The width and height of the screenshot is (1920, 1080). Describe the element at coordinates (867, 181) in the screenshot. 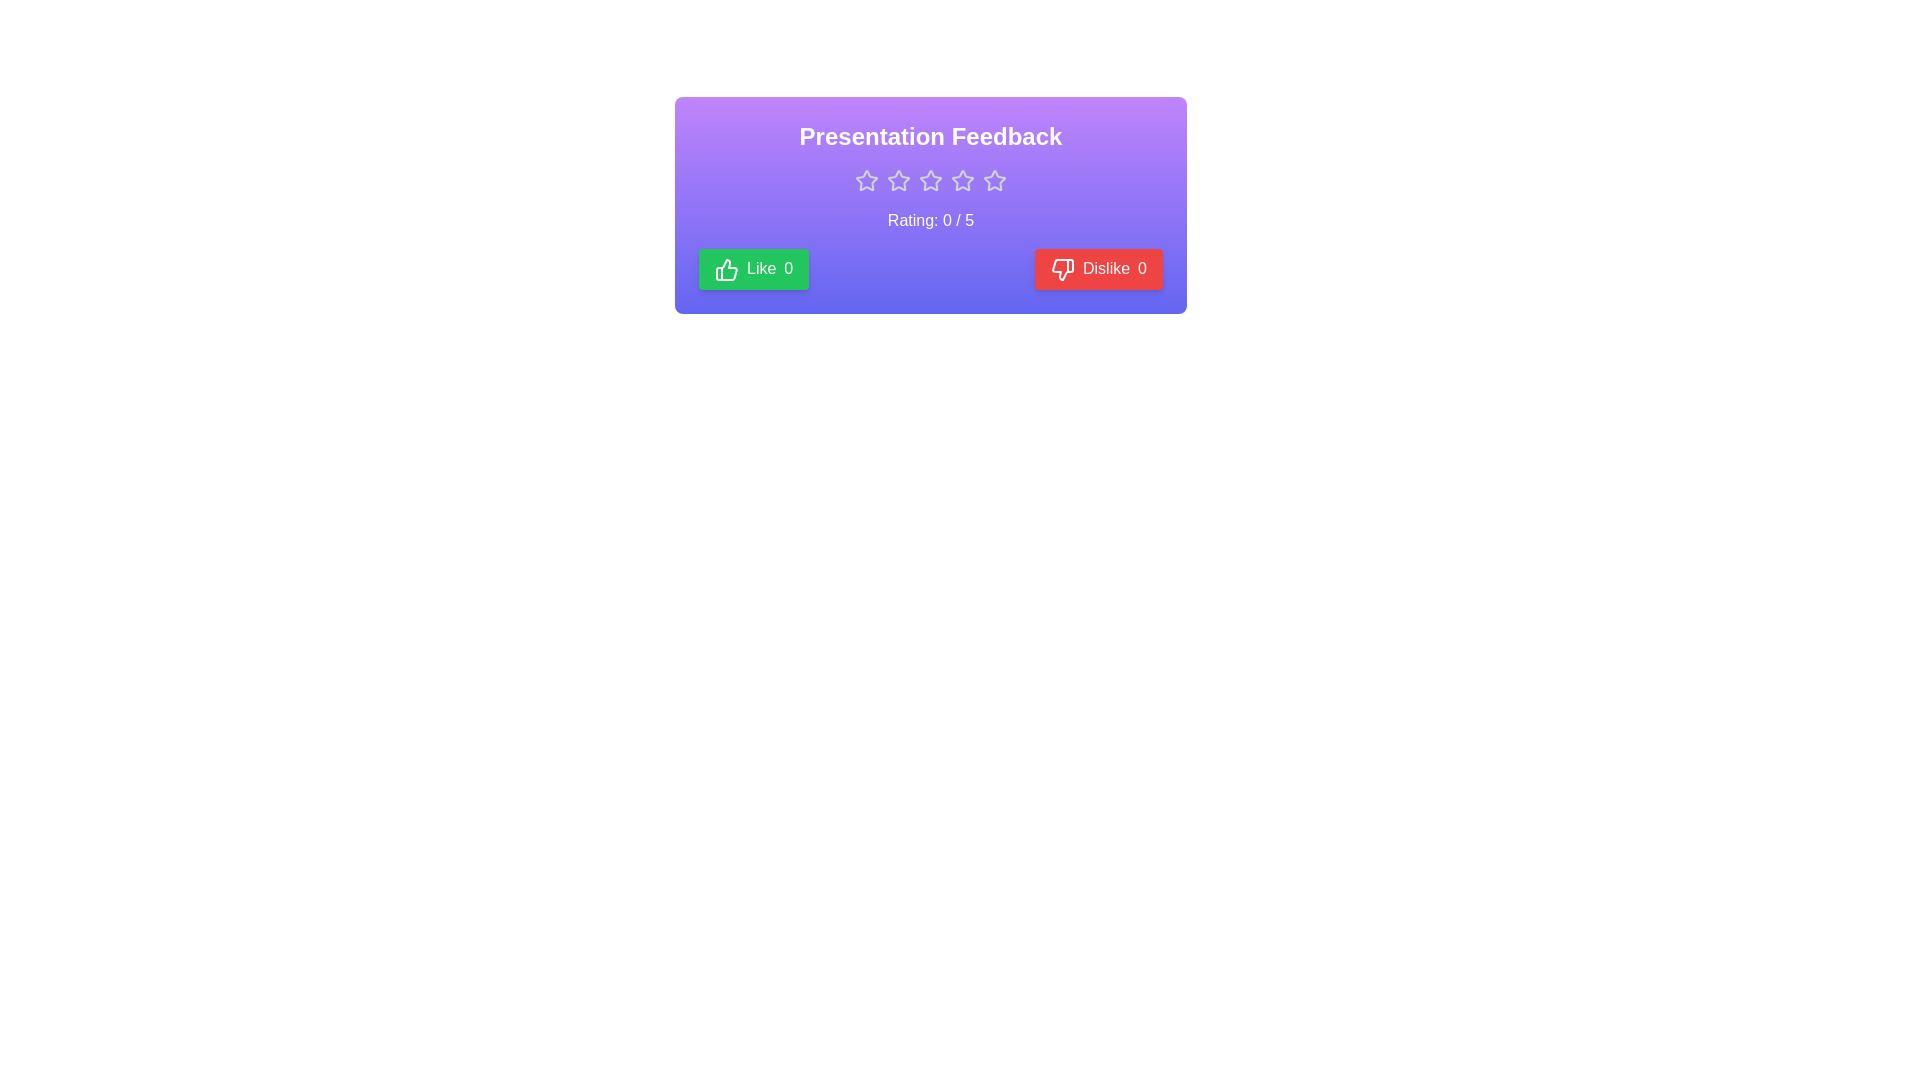

I see `the rating to 1 stars by clicking on the corresponding star` at that location.